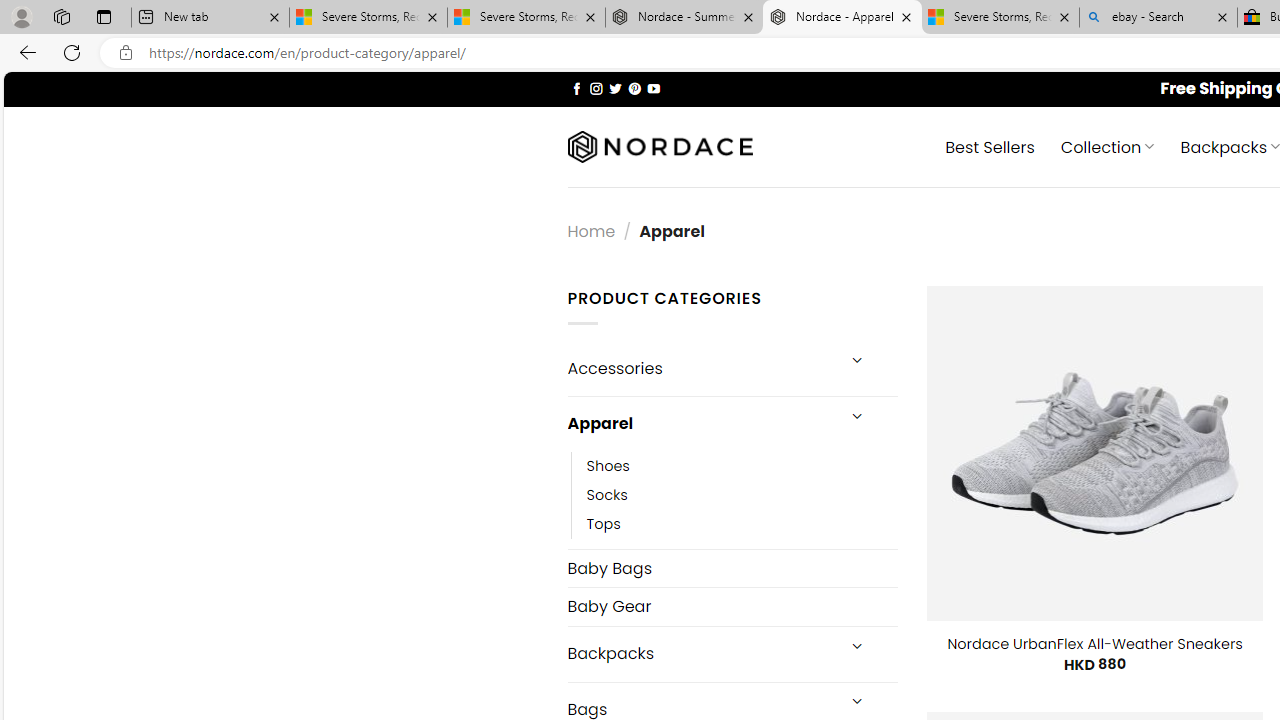  Describe the element at coordinates (990, 145) in the screenshot. I see `'  Best Sellers'` at that location.